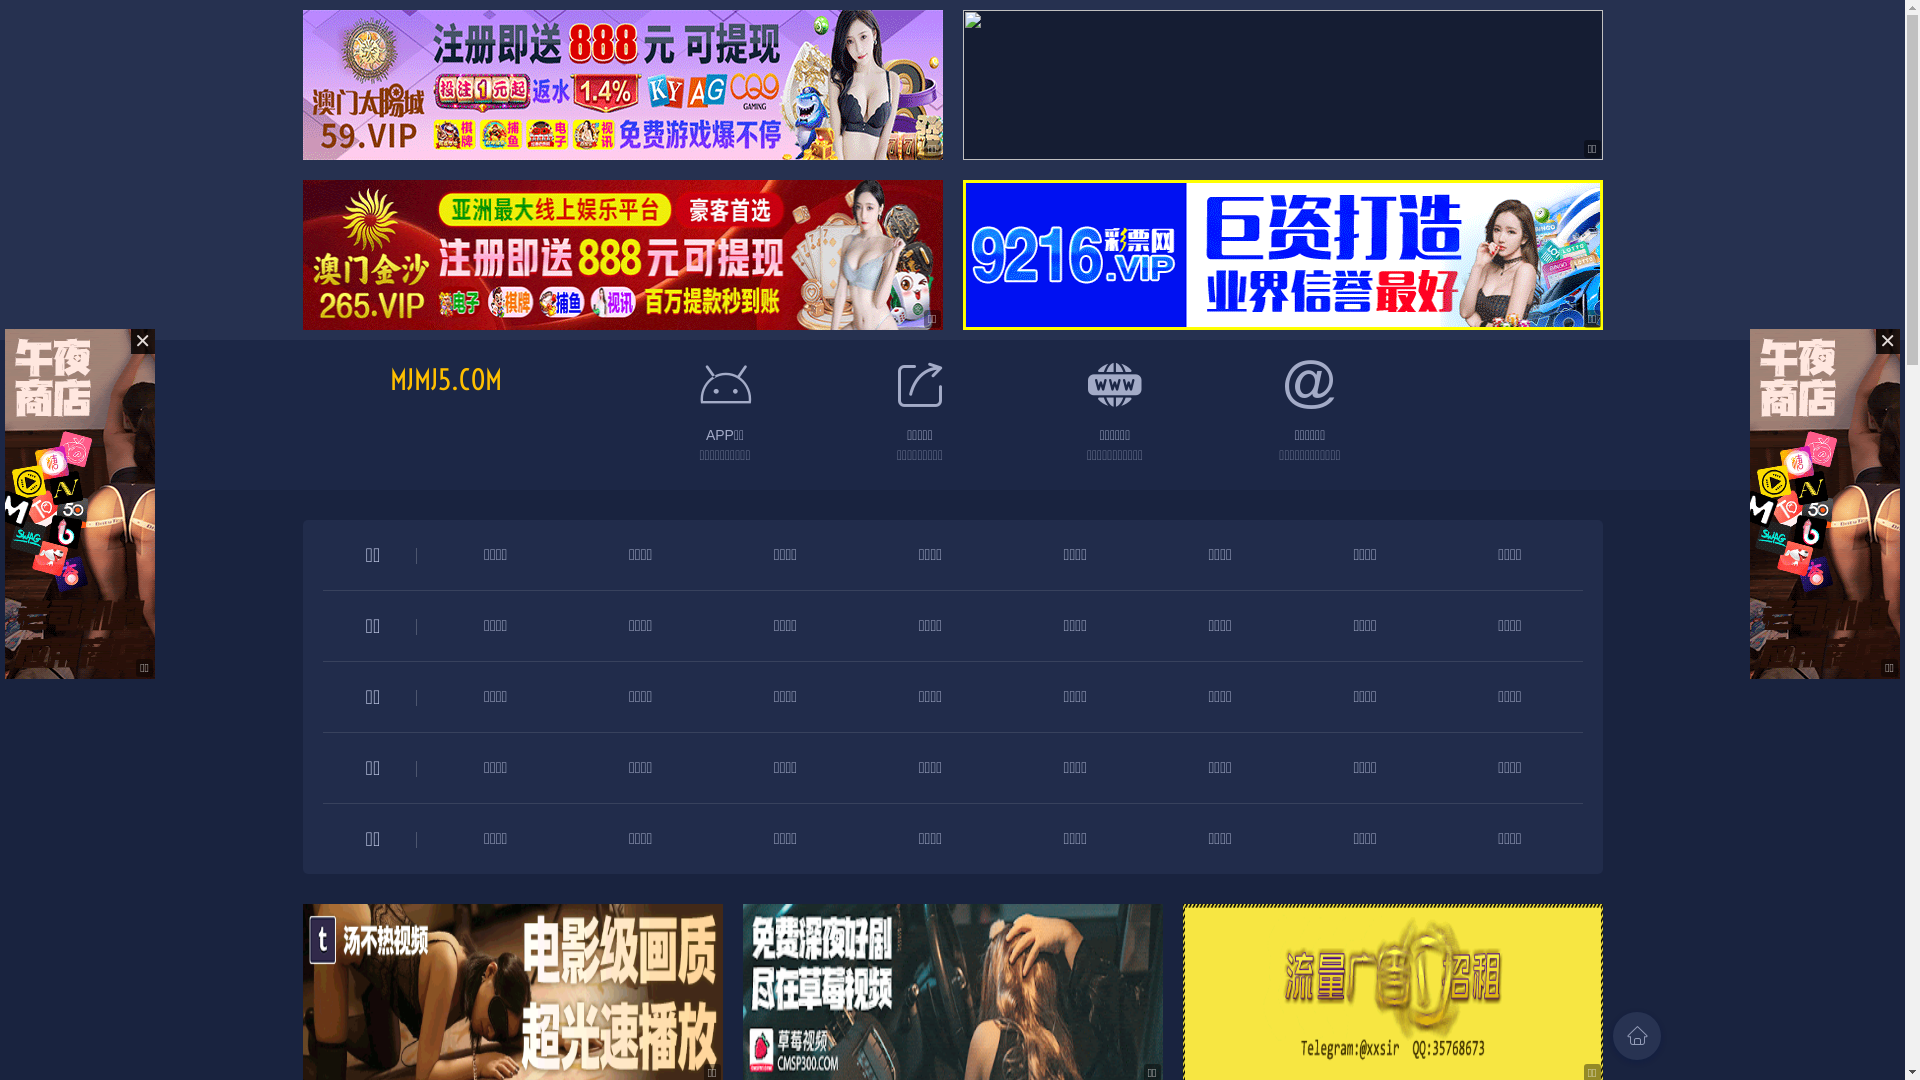 The image size is (1920, 1080). I want to click on 'MJMJ5.COM', so click(445, 379).